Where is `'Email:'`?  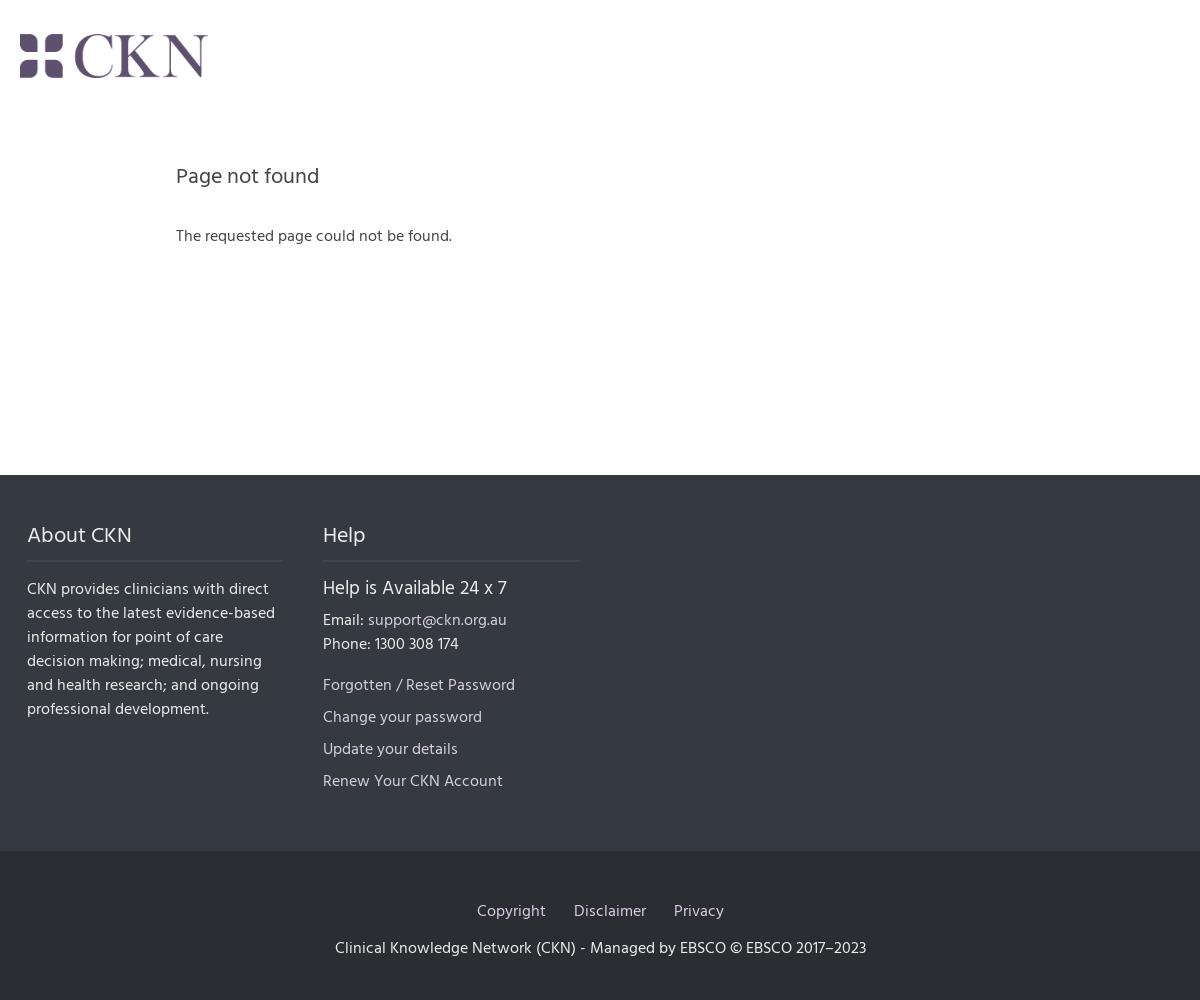
'Email:' is located at coordinates (345, 619).